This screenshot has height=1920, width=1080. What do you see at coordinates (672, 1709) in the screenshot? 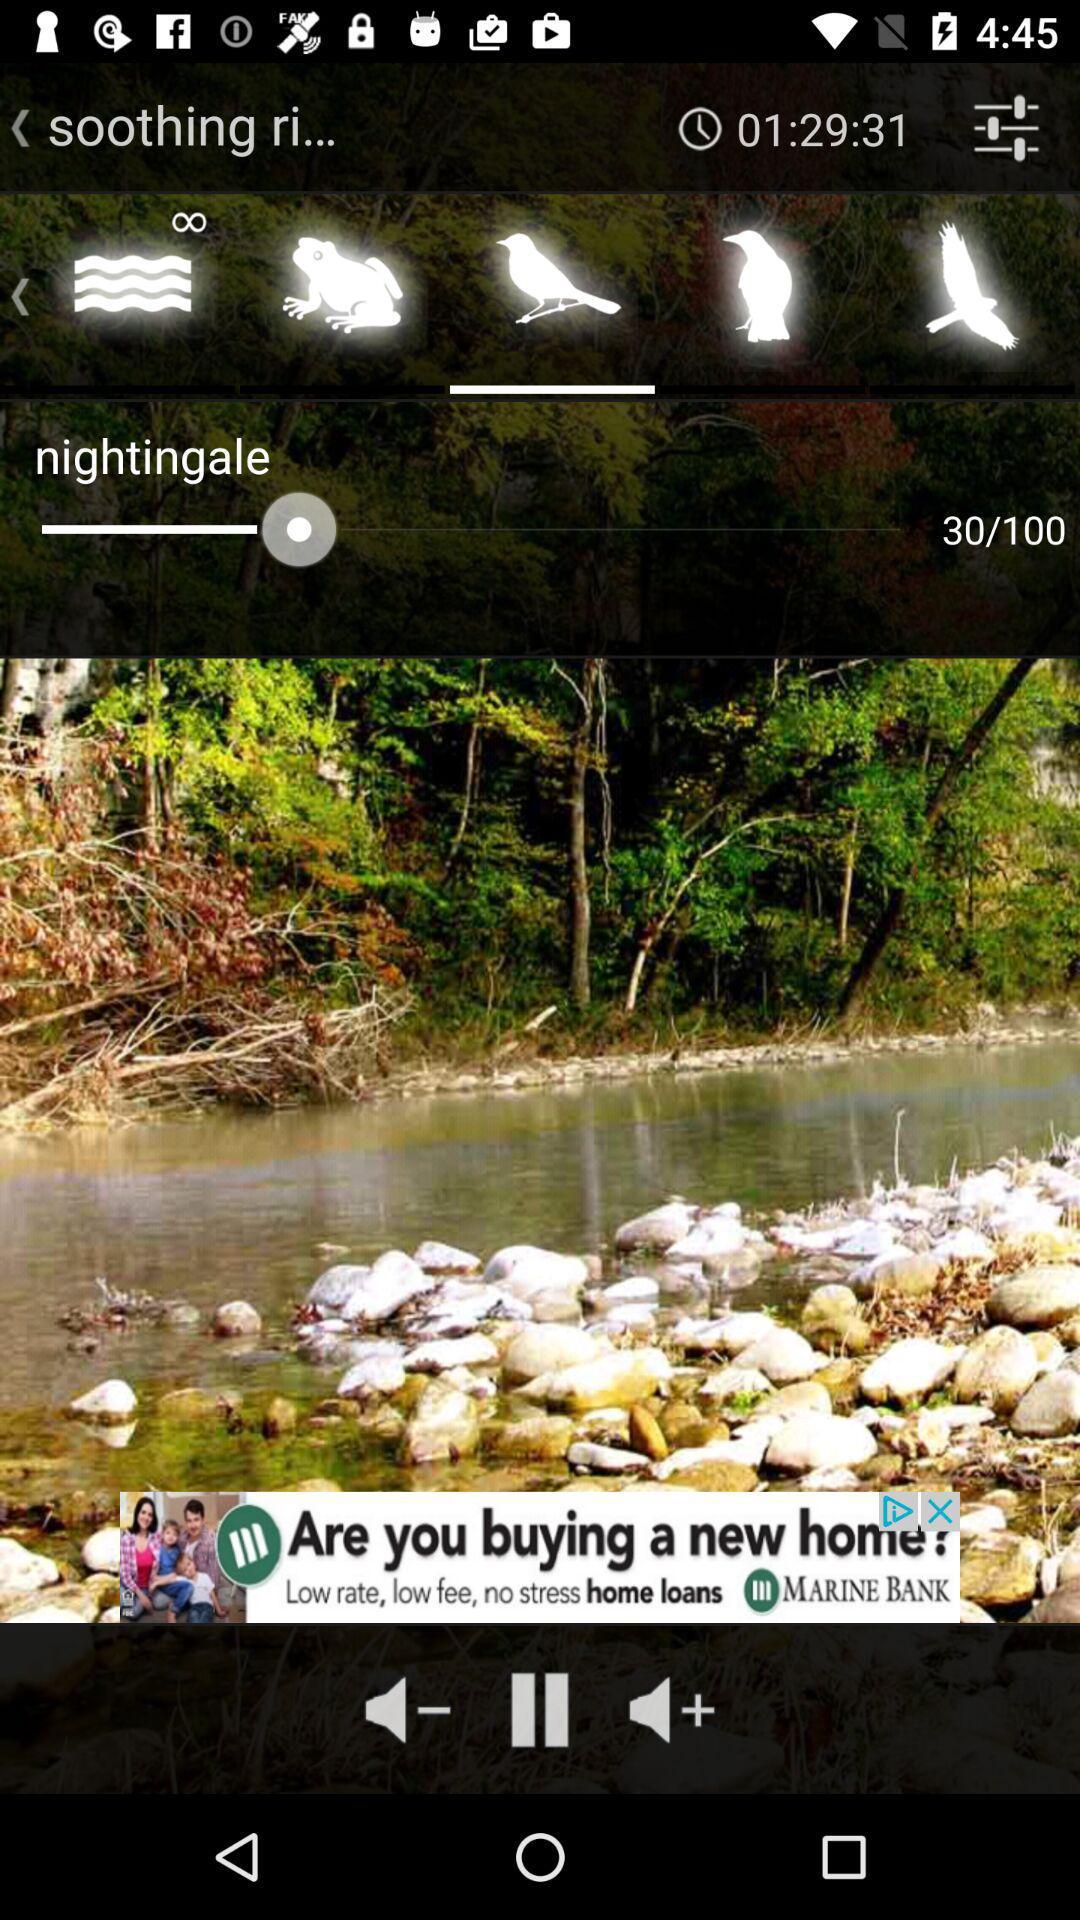
I see `the volume up option beside pause icon` at bounding box center [672, 1709].